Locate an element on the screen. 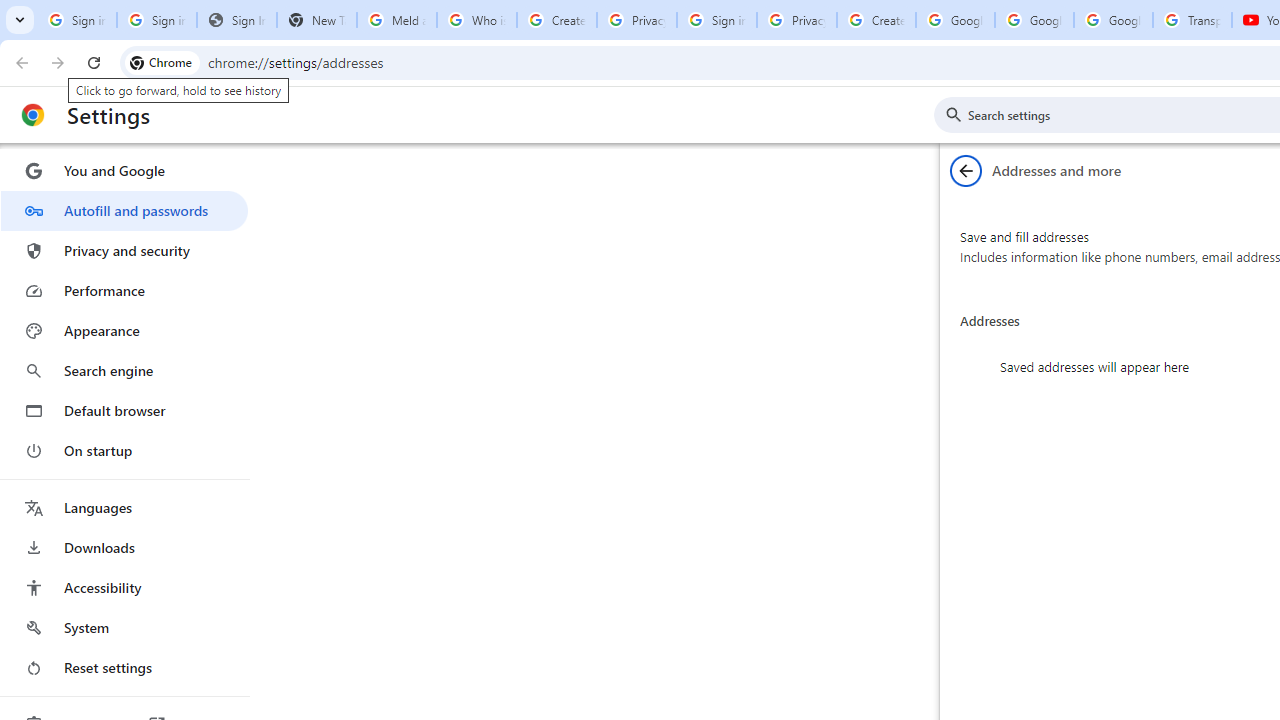 The height and width of the screenshot is (720, 1280). 'On startup' is located at coordinates (123, 451).